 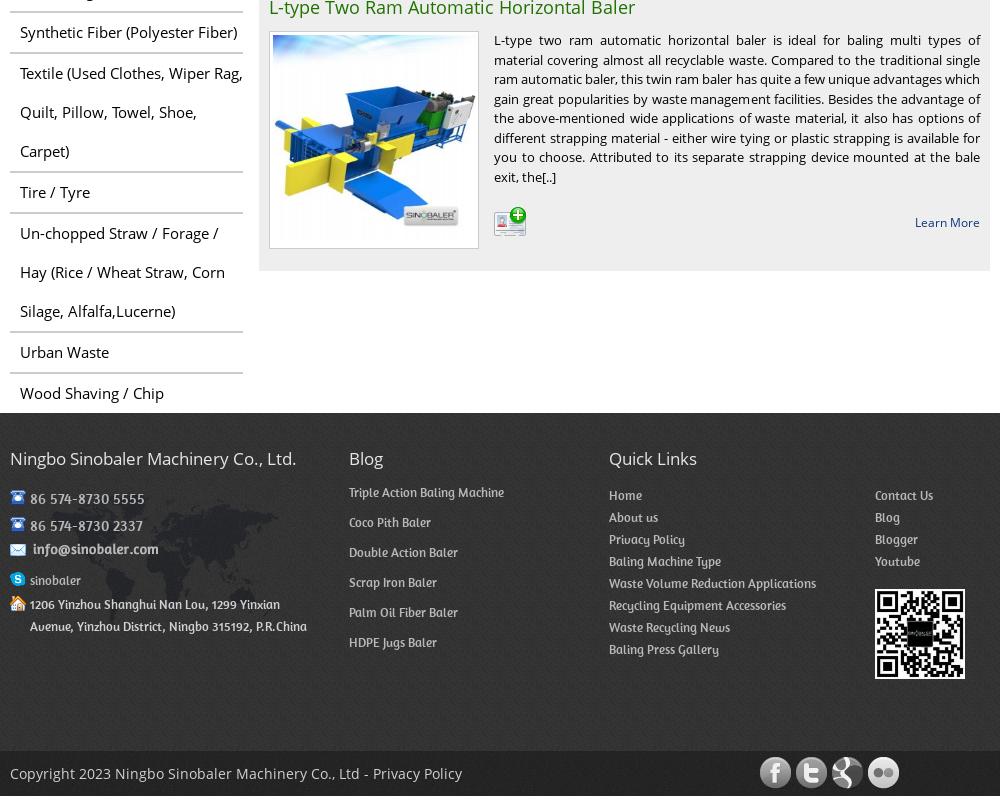 What do you see at coordinates (85, 524) in the screenshot?
I see `'86 574-8730 2337'` at bounding box center [85, 524].